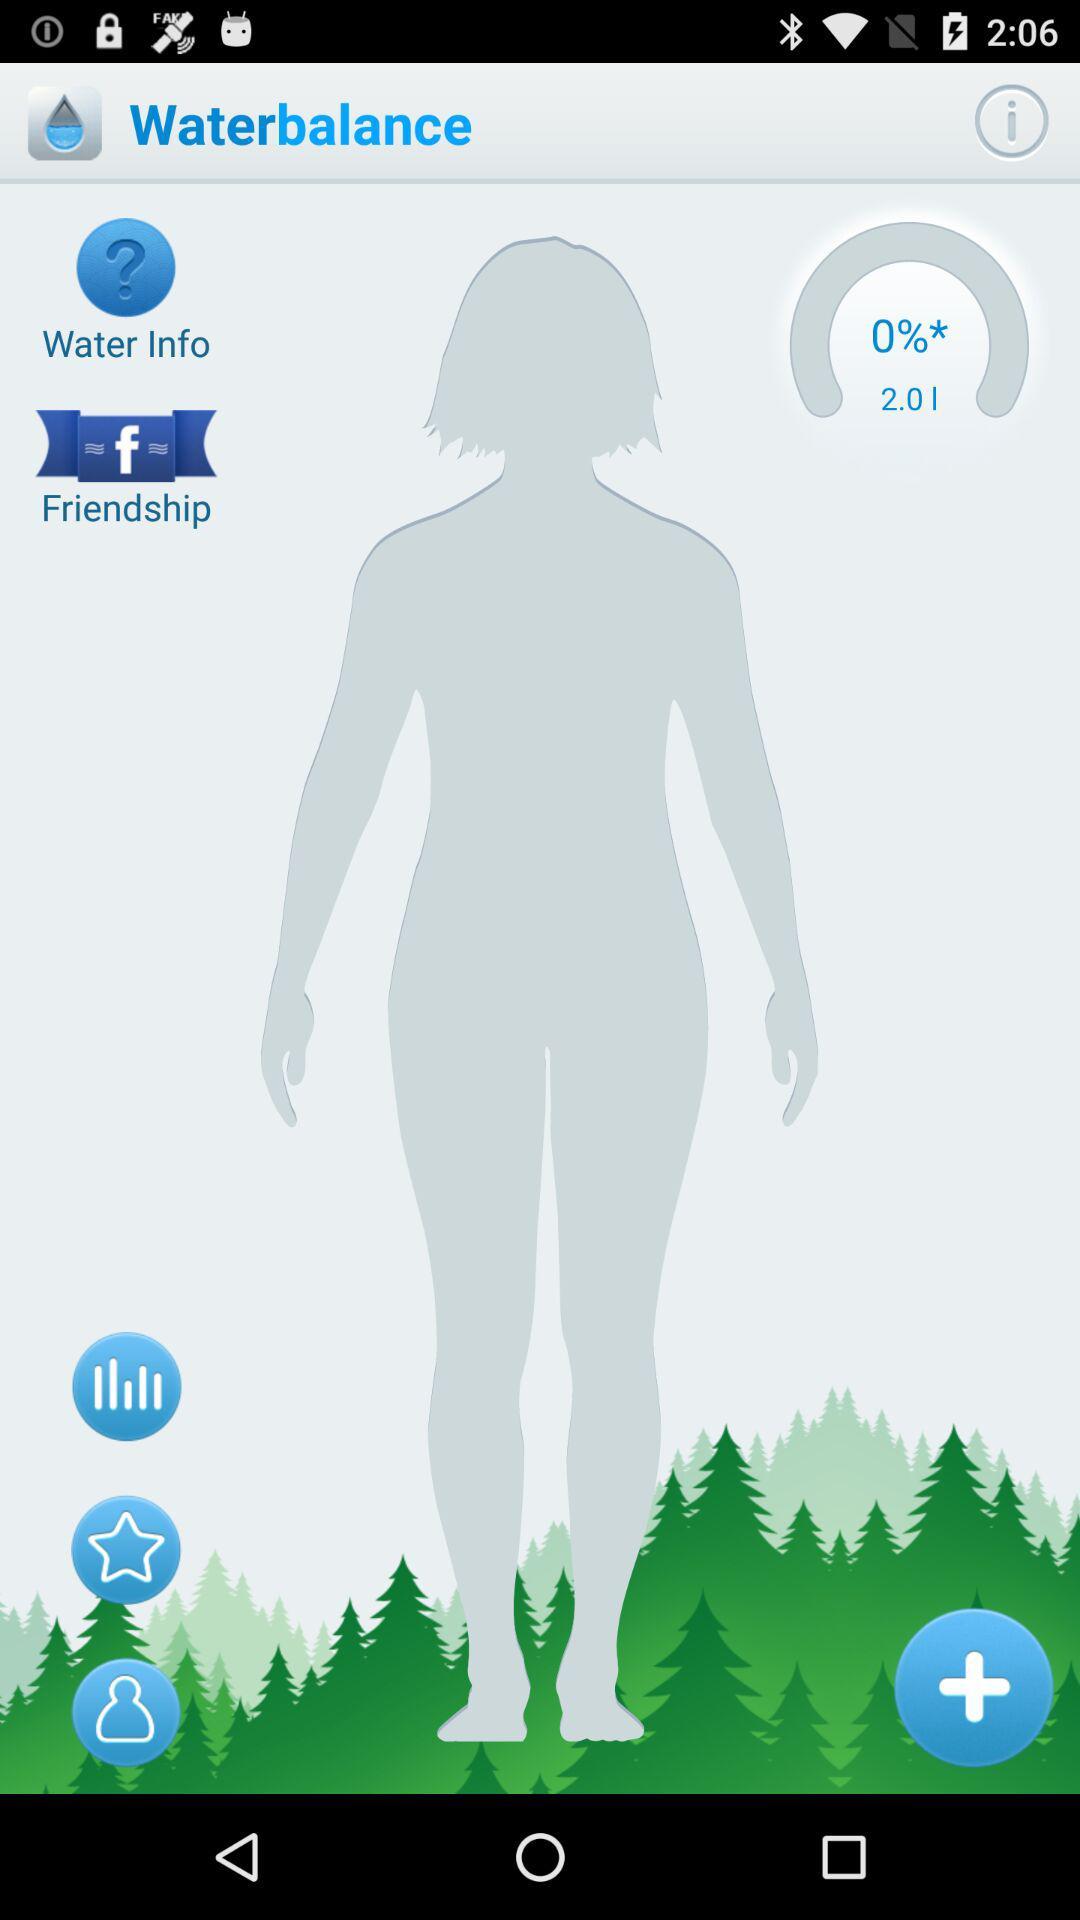 Image resolution: width=1080 pixels, height=1920 pixels. What do you see at coordinates (63, 122) in the screenshot?
I see `item next to waterbalance` at bounding box center [63, 122].